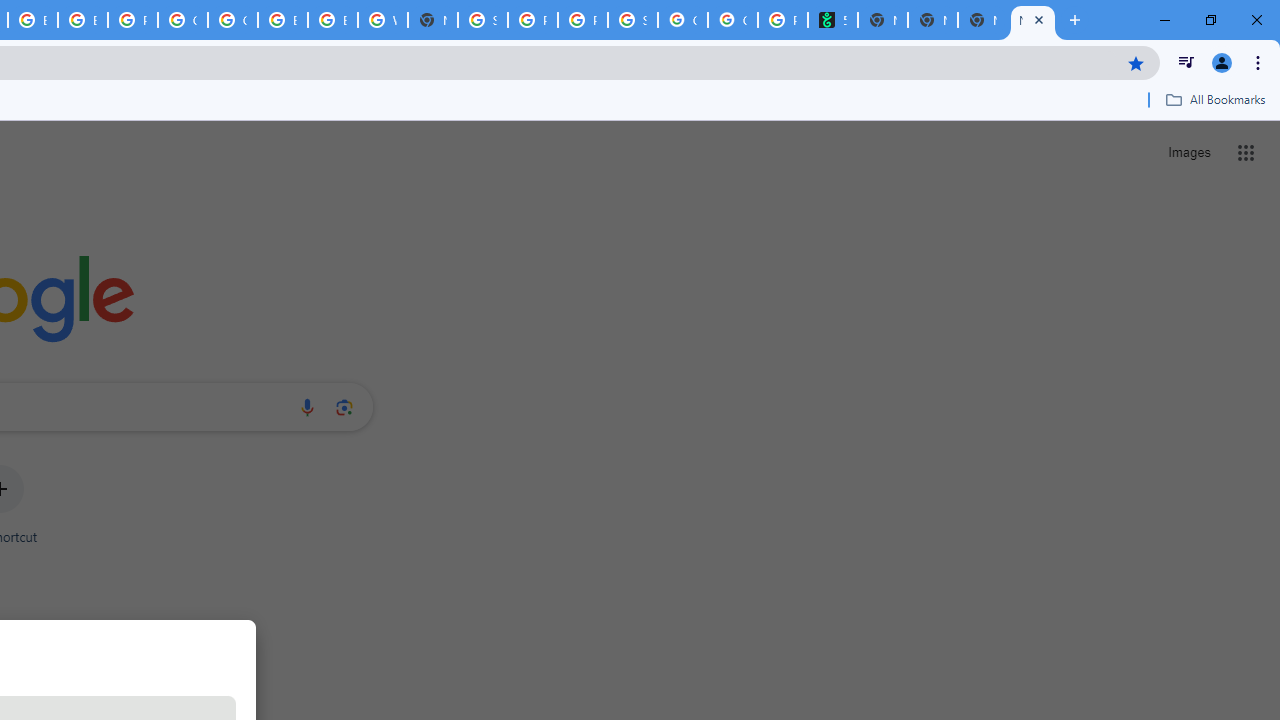  What do you see at coordinates (232, 20) in the screenshot?
I see `'Google Cloud Platform'` at bounding box center [232, 20].